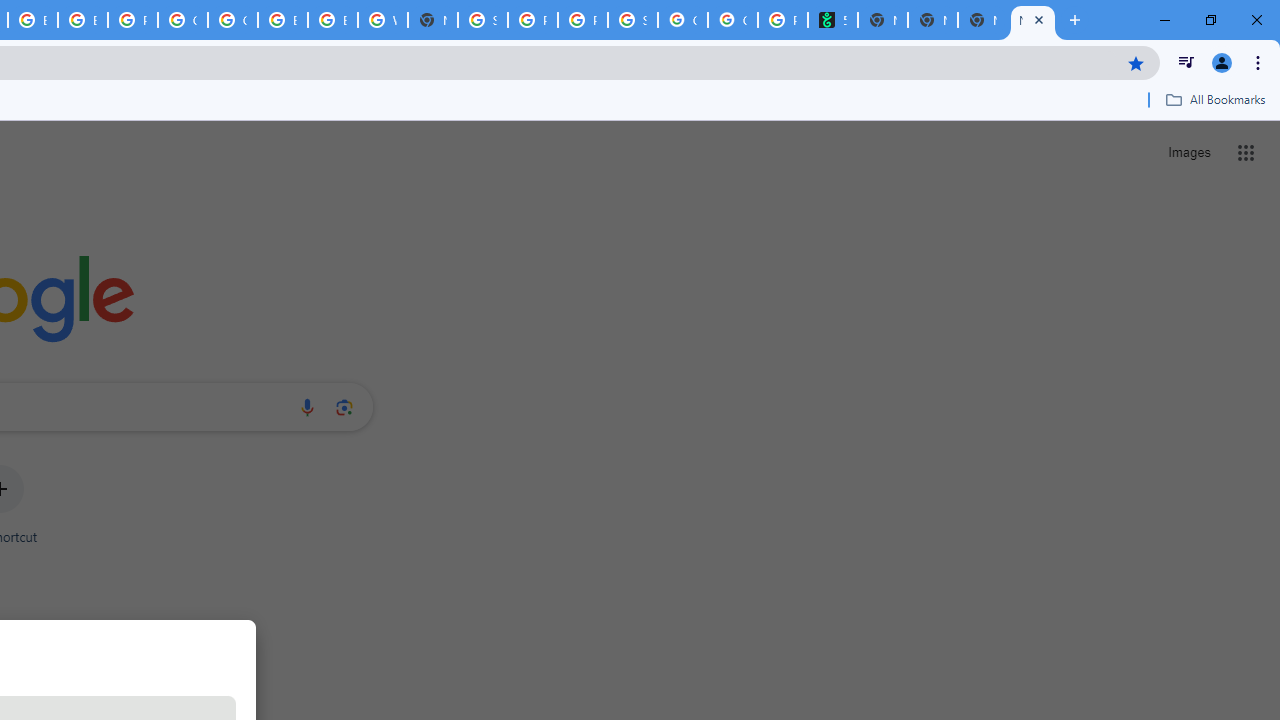  What do you see at coordinates (232, 20) in the screenshot?
I see `'Google Cloud Platform'` at bounding box center [232, 20].